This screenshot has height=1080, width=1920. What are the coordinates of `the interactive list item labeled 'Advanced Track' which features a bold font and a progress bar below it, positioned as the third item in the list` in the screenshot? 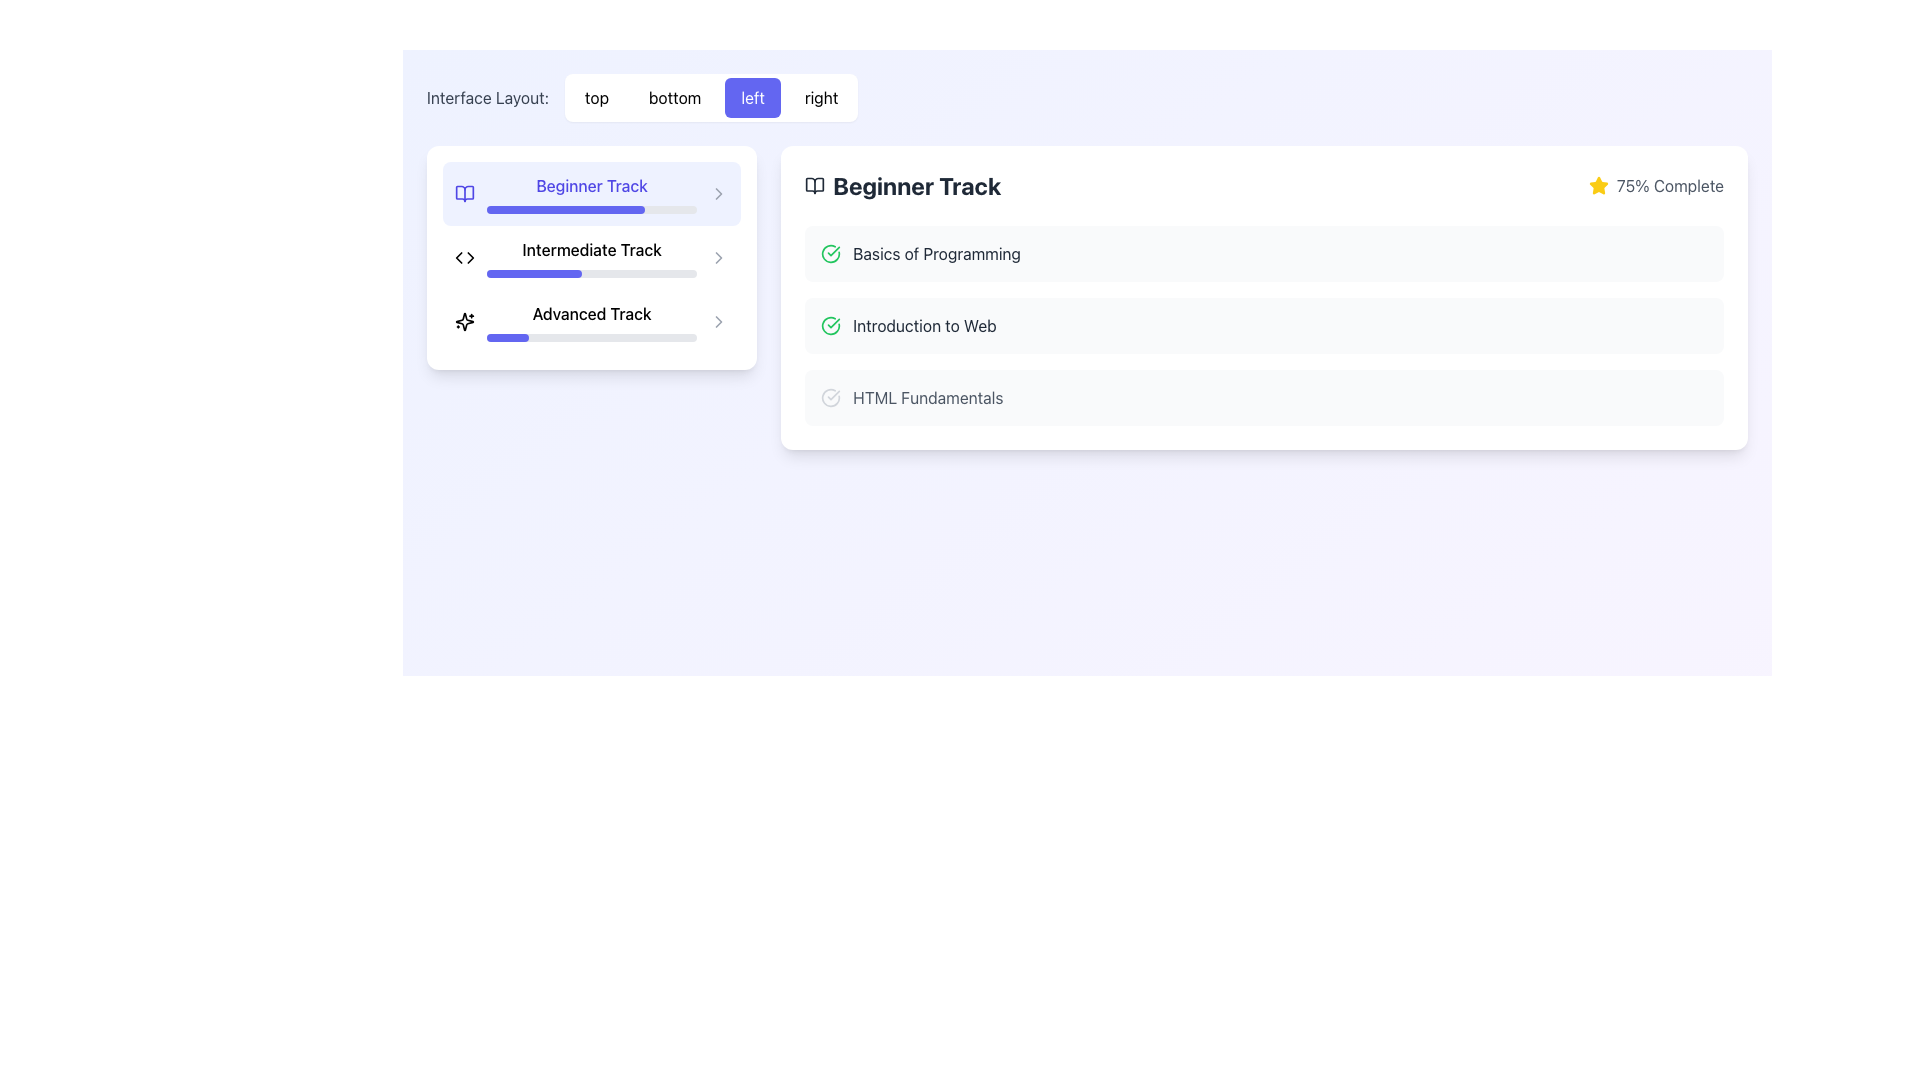 It's located at (591, 320).